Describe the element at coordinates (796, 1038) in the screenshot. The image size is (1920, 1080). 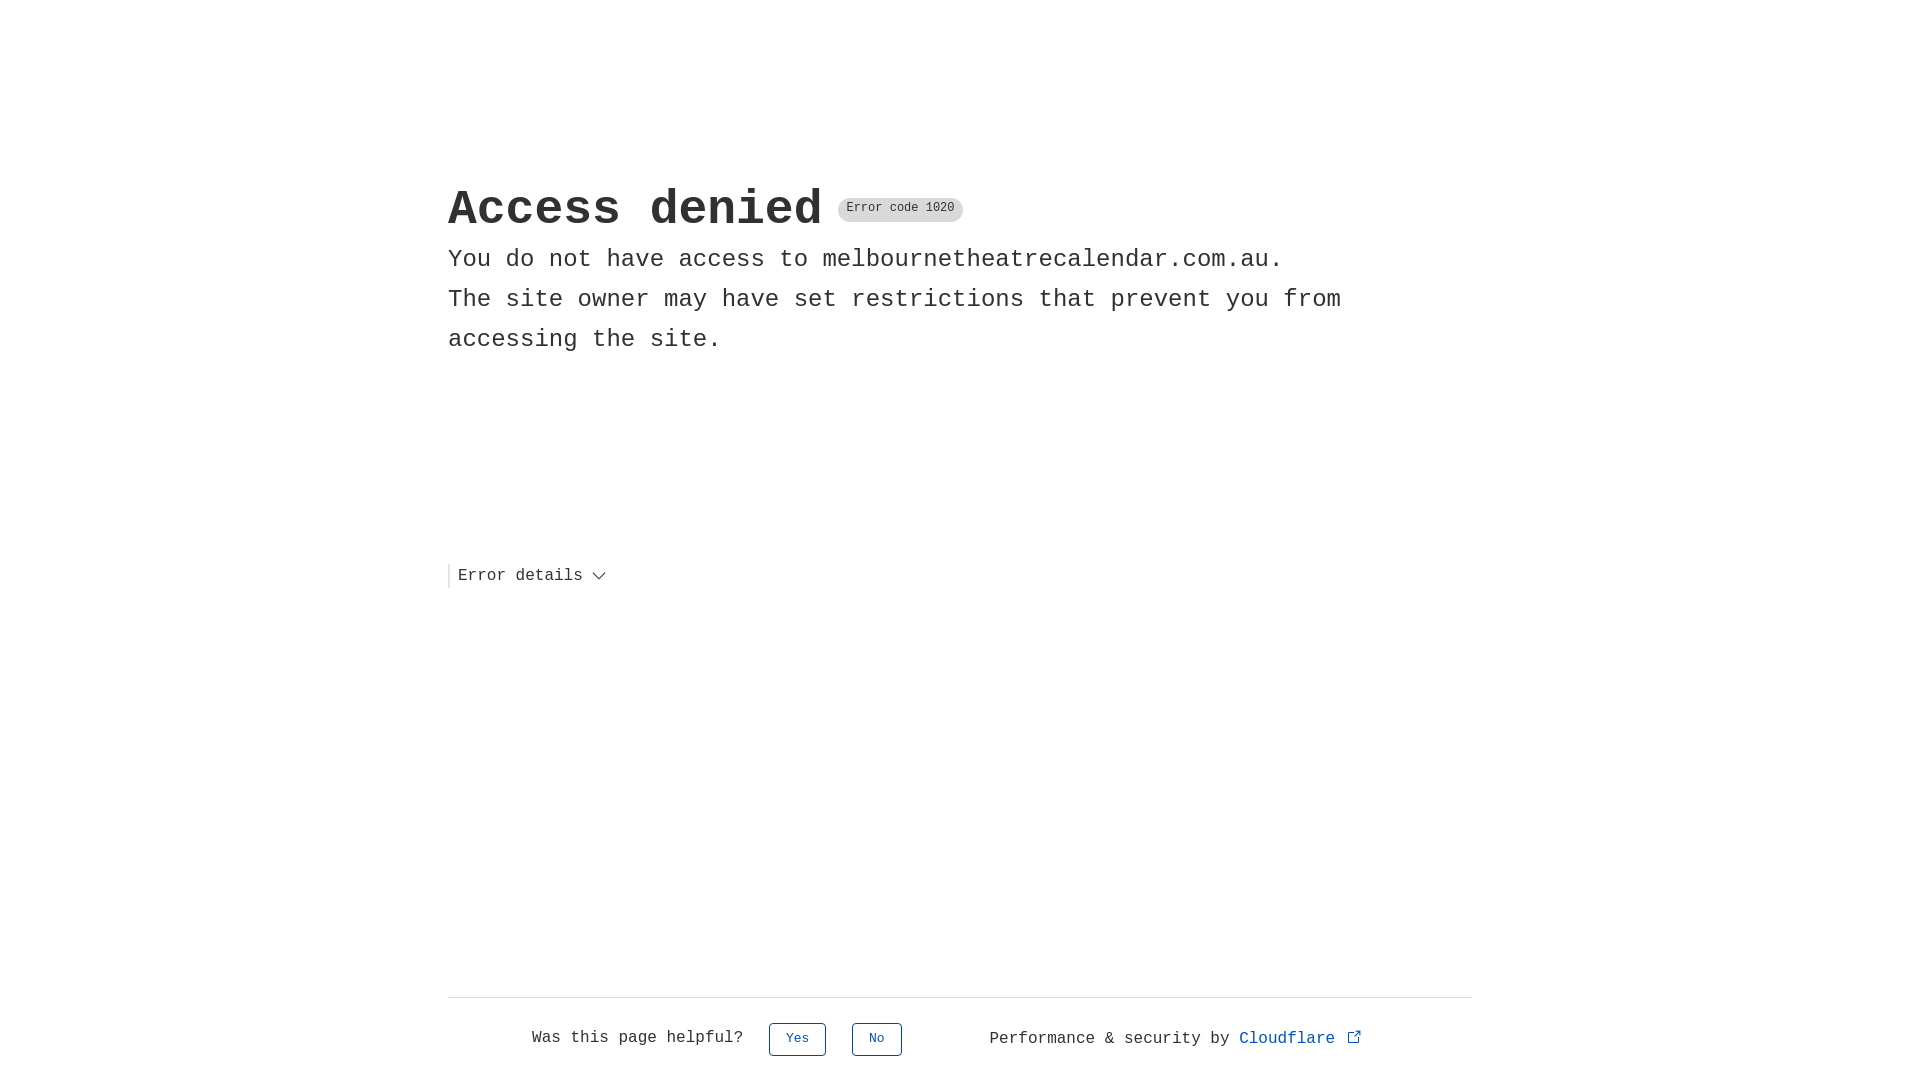
I see `'Yes'` at that location.